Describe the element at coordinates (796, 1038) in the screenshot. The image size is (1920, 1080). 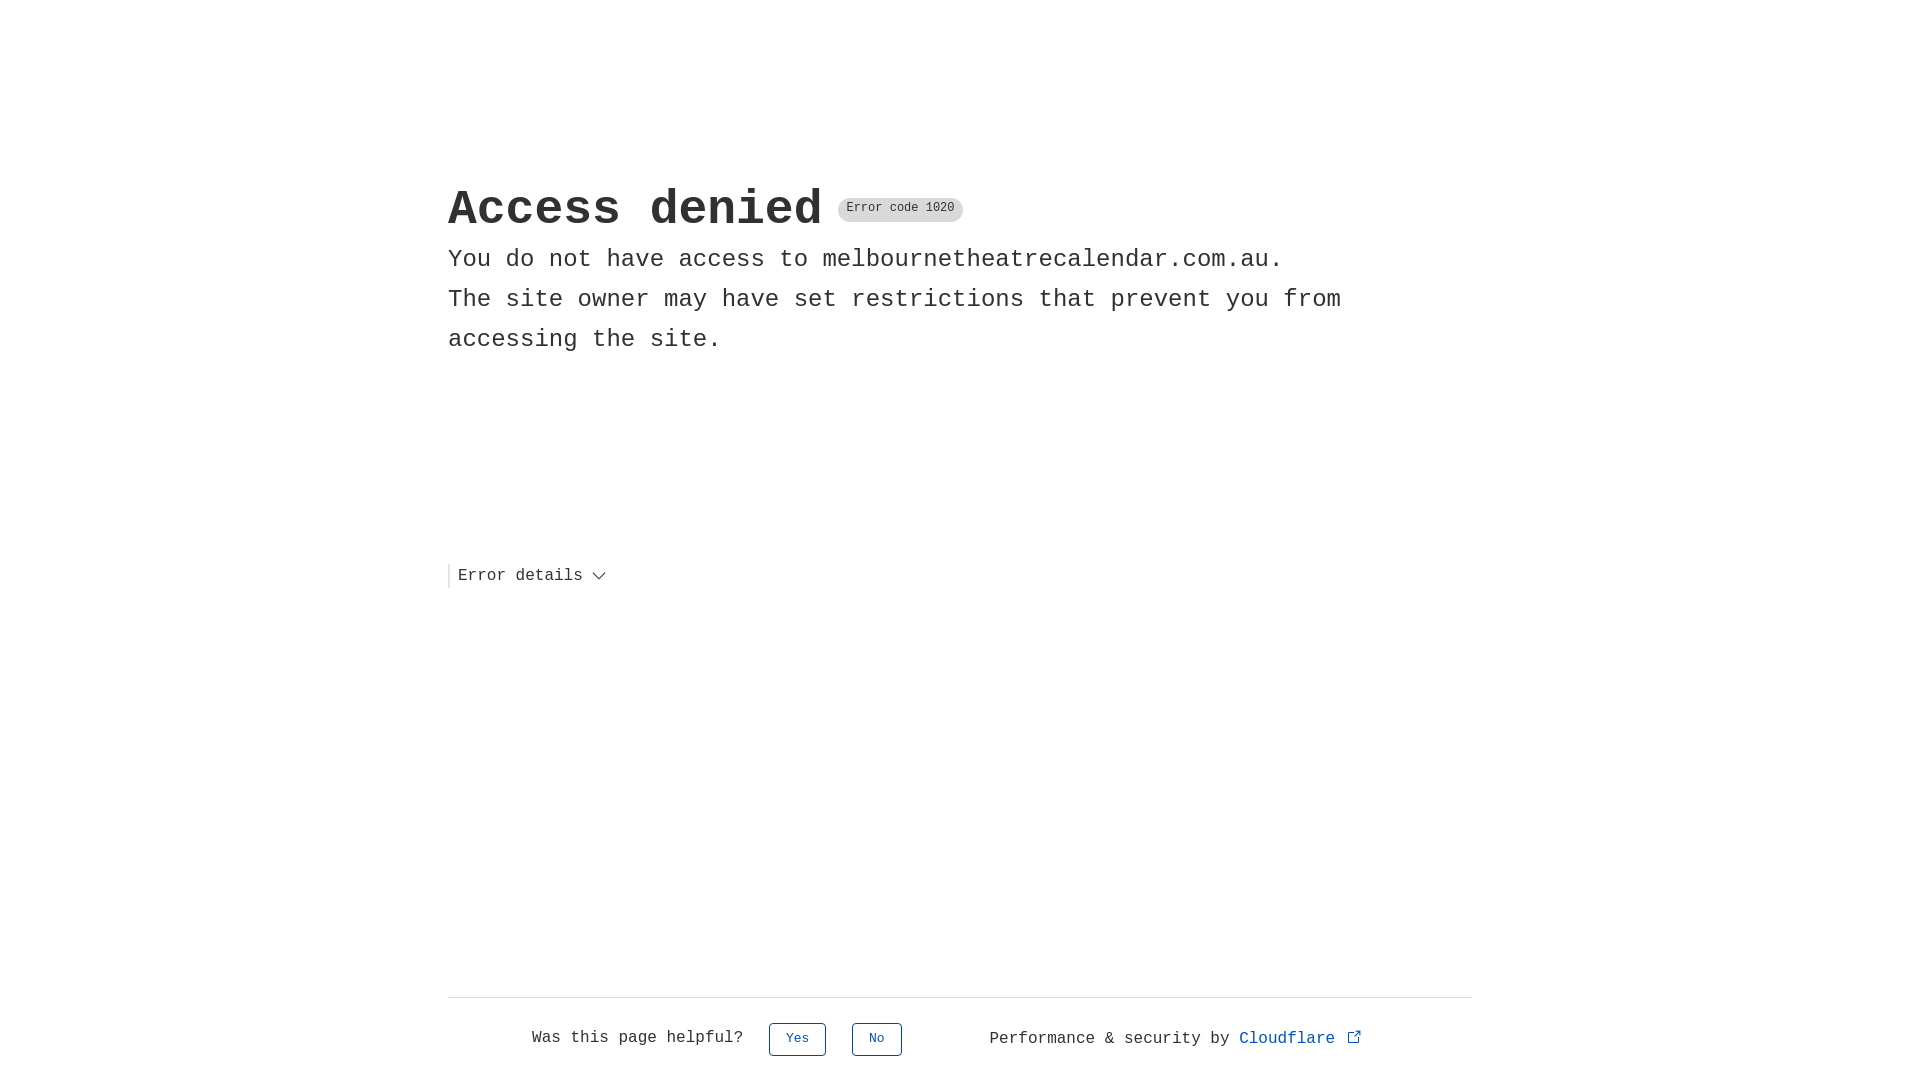
I see `'Yes'` at that location.